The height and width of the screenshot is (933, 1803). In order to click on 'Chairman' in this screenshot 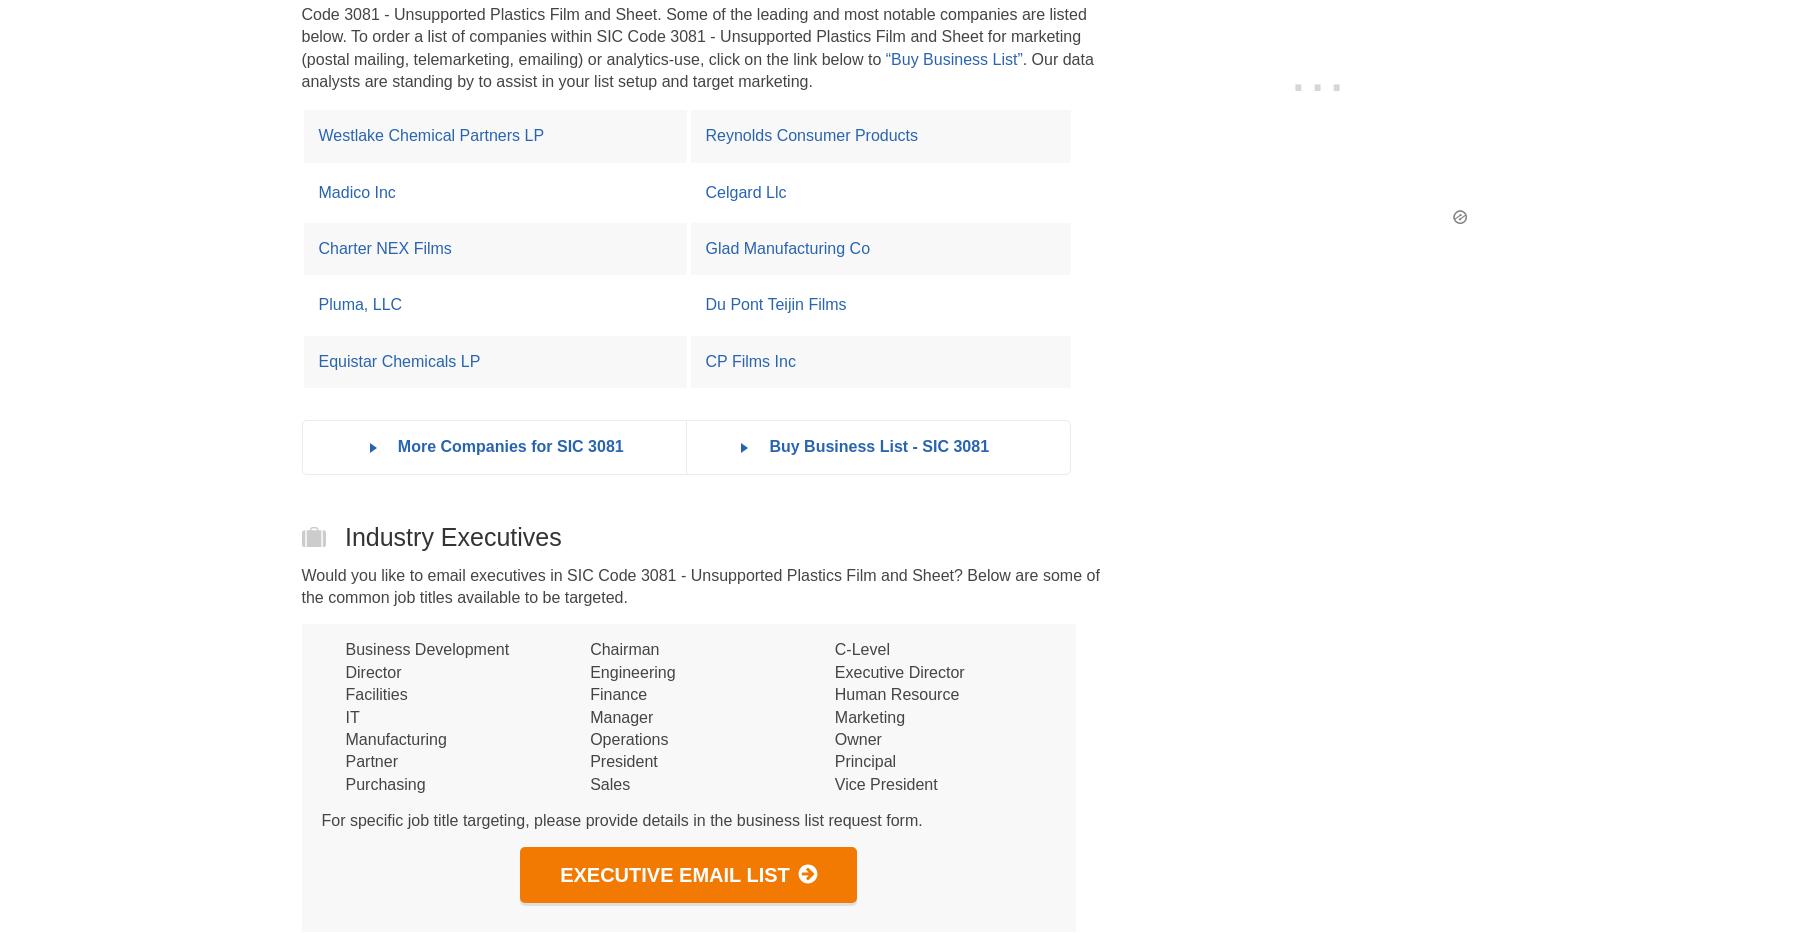, I will do `click(624, 648)`.